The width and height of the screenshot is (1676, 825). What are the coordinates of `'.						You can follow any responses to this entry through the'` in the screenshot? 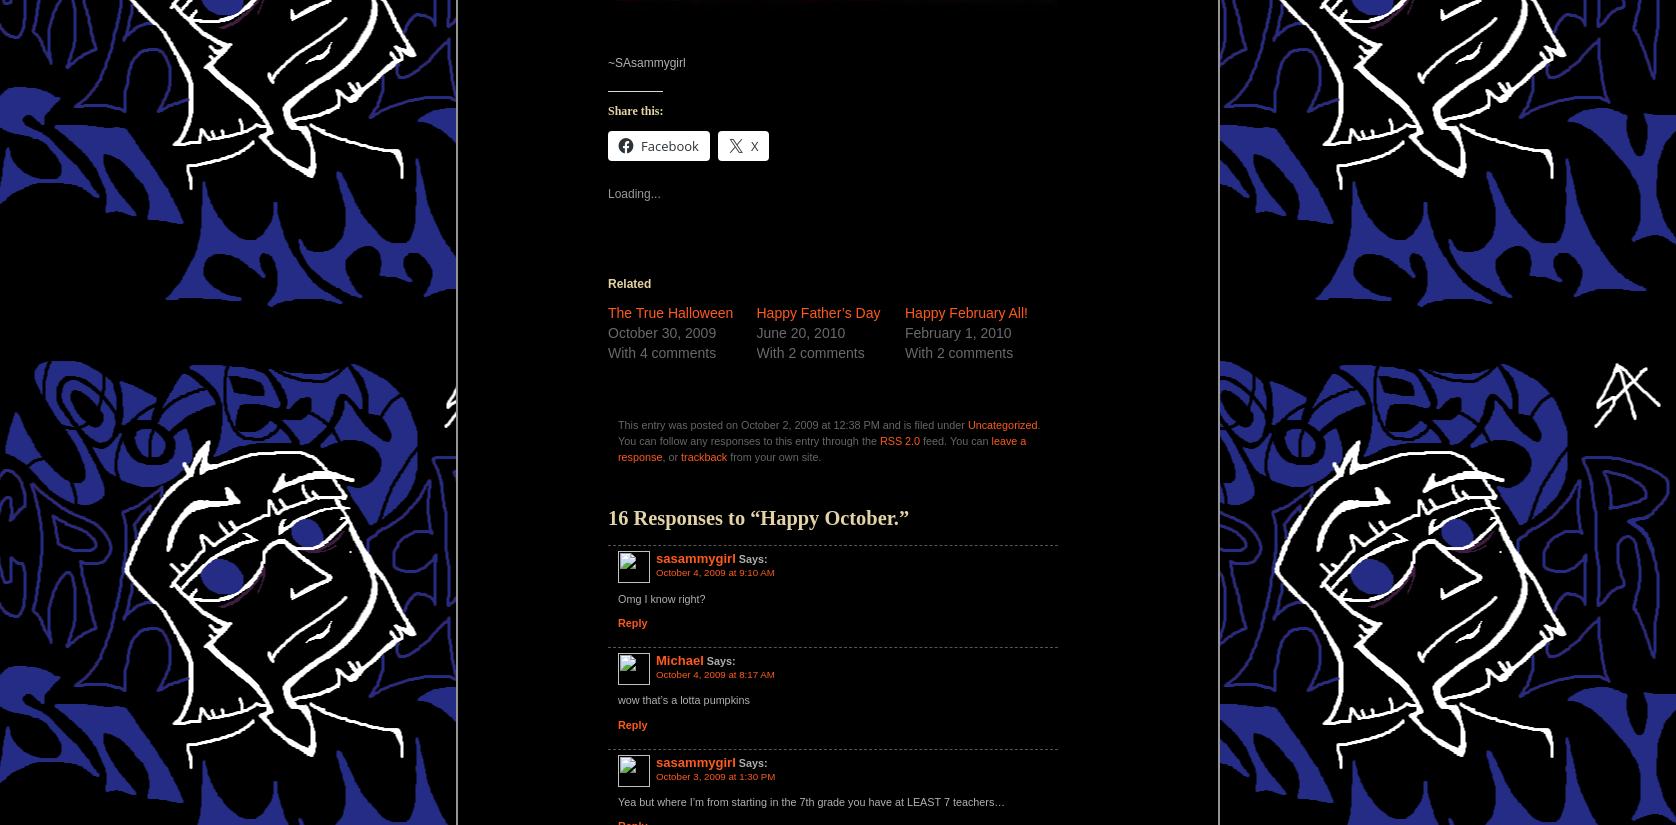 It's located at (827, 432).